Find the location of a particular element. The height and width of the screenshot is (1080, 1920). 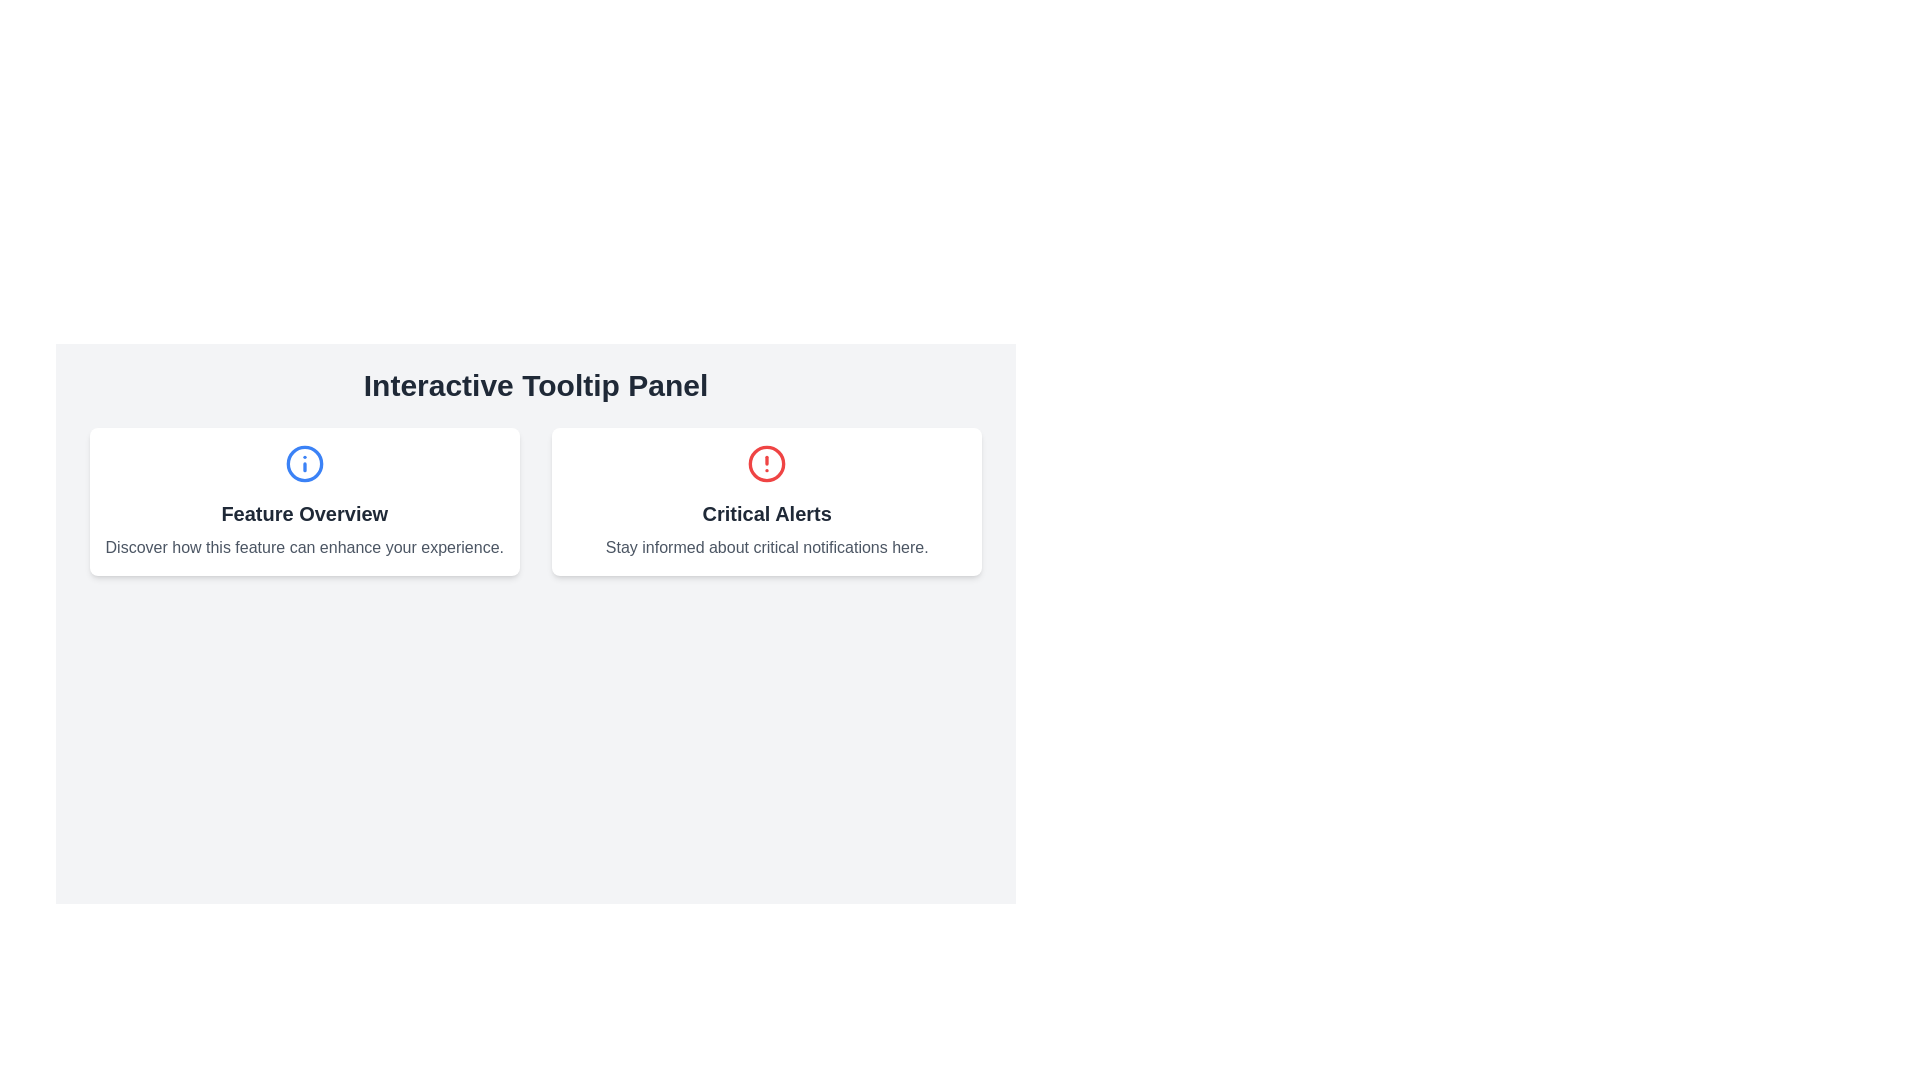

the header text element labeled 'Interactive Tooltip Panel', which is styled in a large bold font and centered at the top of the section is located at coordinates (536, 385).